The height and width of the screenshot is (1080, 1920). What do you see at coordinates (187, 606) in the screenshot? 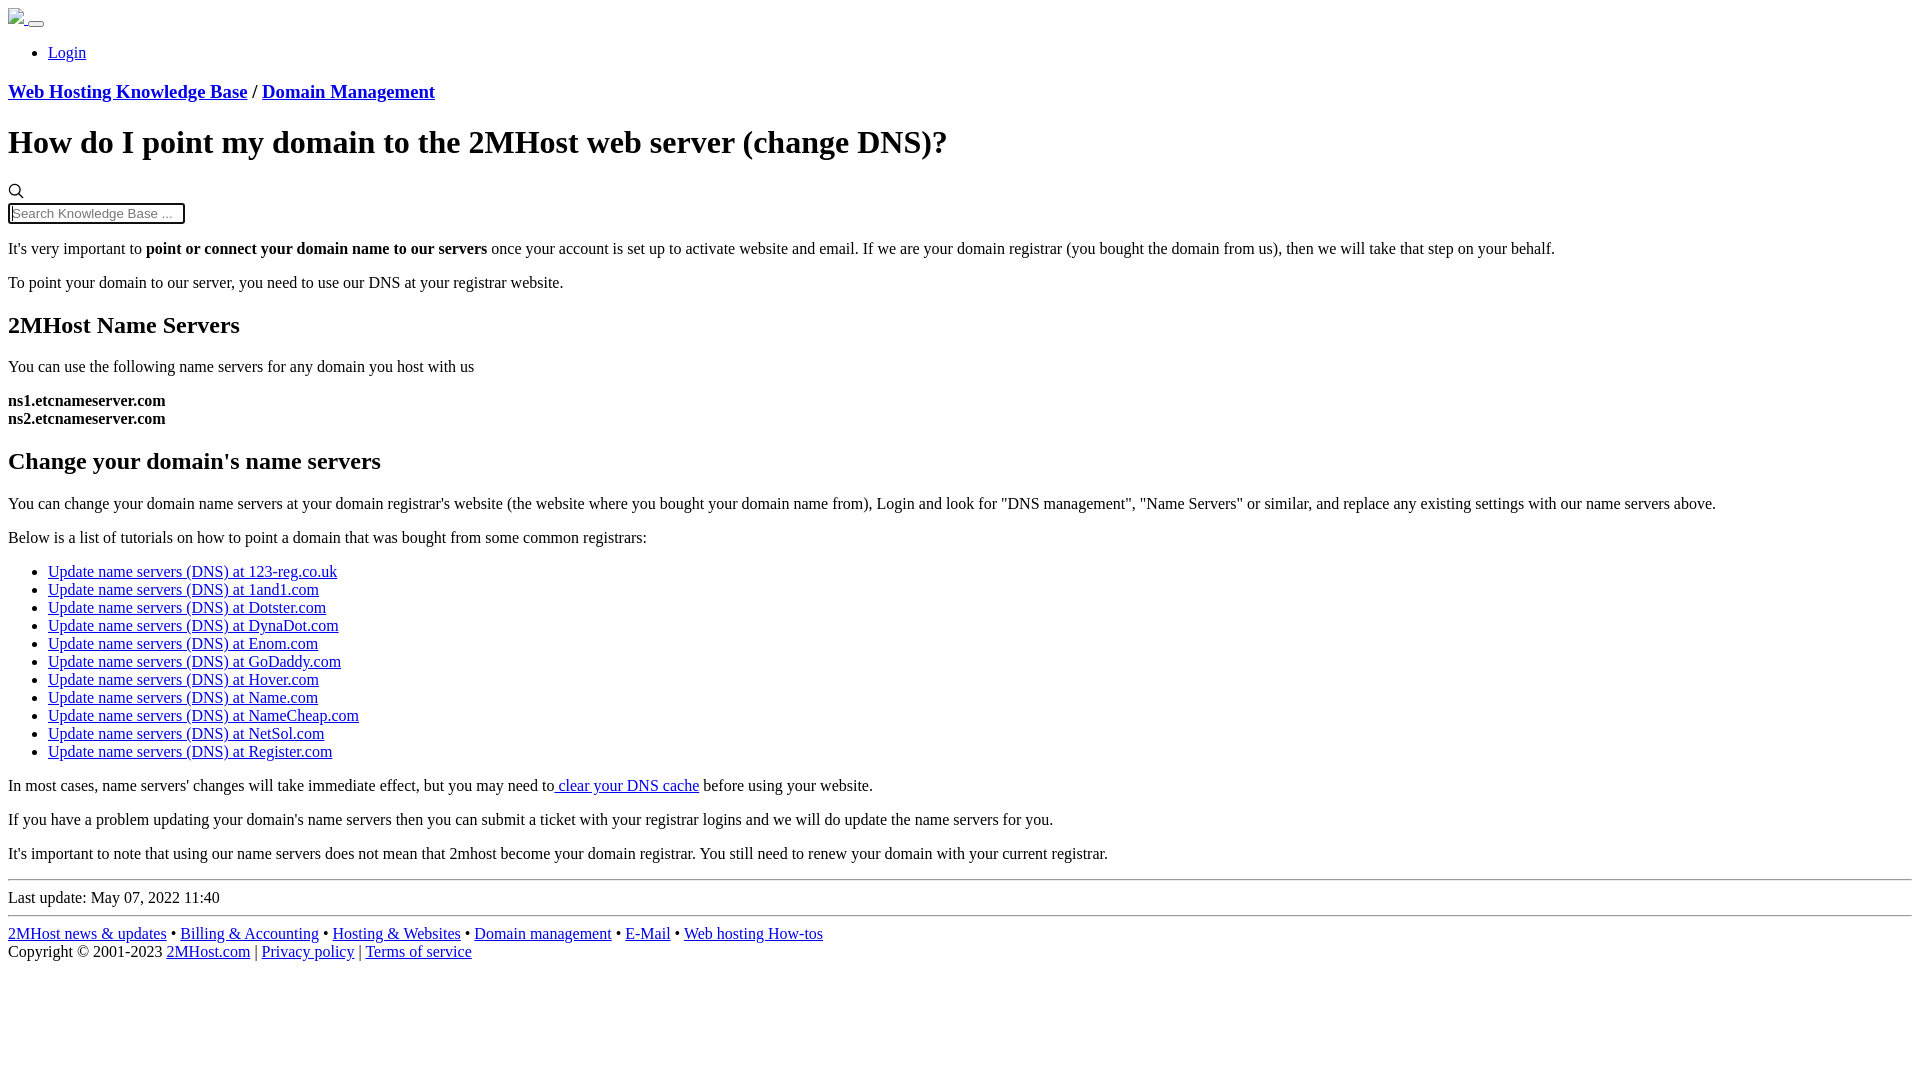
I see `'Update name servers (DNS) at Dotster.com'` at bounding box center [187, 606].